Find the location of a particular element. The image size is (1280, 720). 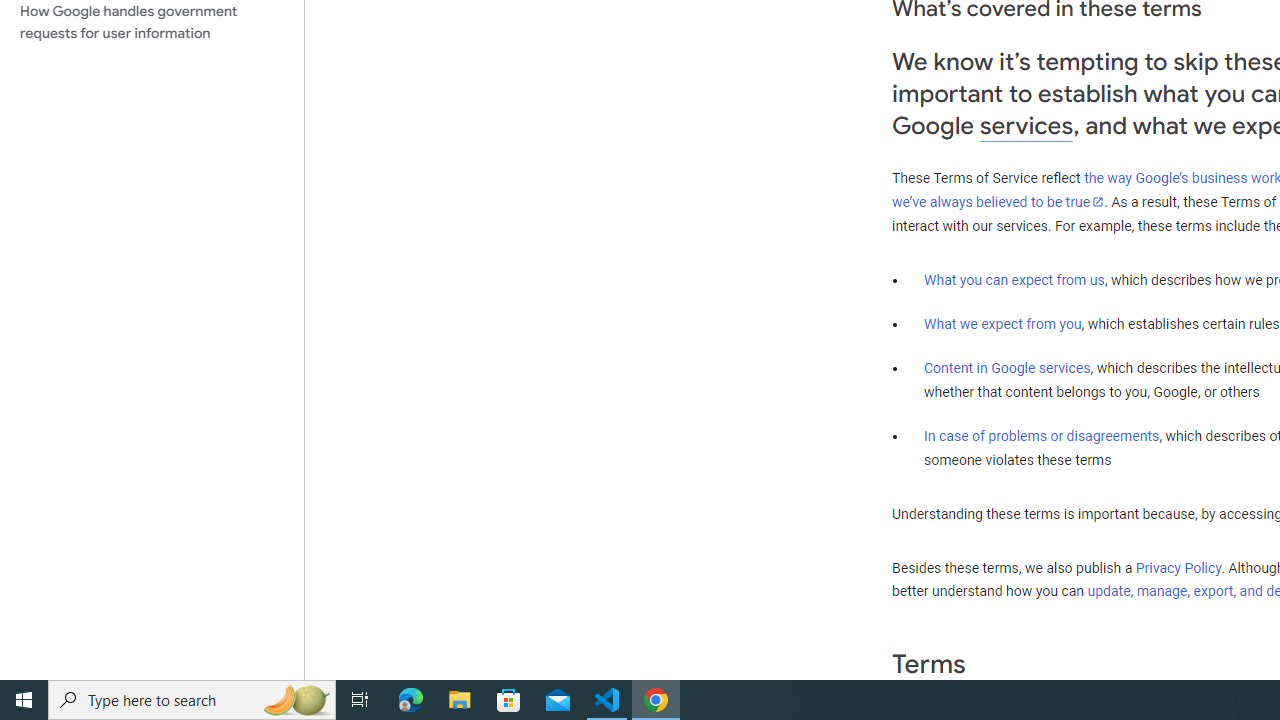

'In case of problems or disagreements' is located at coordinates (1040, 434).